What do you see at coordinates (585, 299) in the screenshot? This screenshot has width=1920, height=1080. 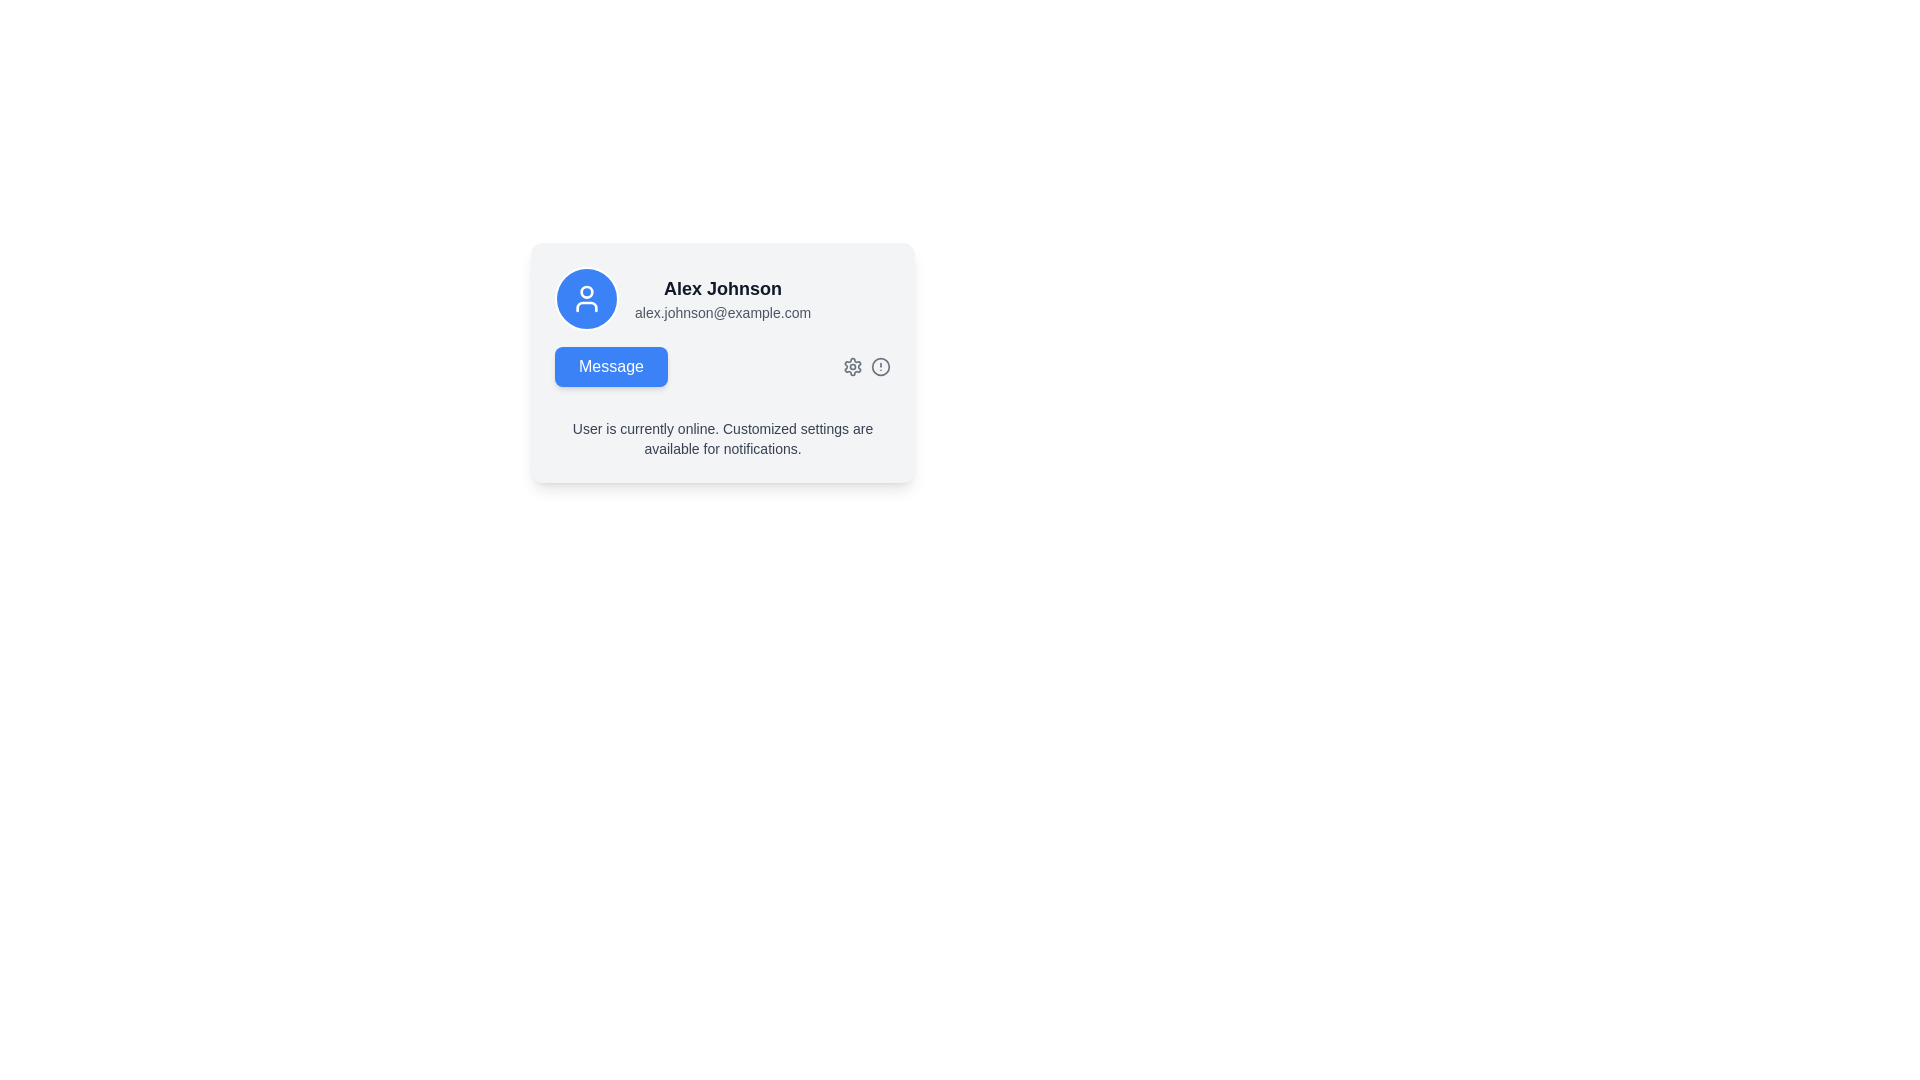 I see `the user's avatar or profile picture icon located in the upper-left region of the card structure, which is immediately to the left of the name and email address label ('Alex Johnson' and 'alex.johnson@example.com')` at bounding box center [585, 299].